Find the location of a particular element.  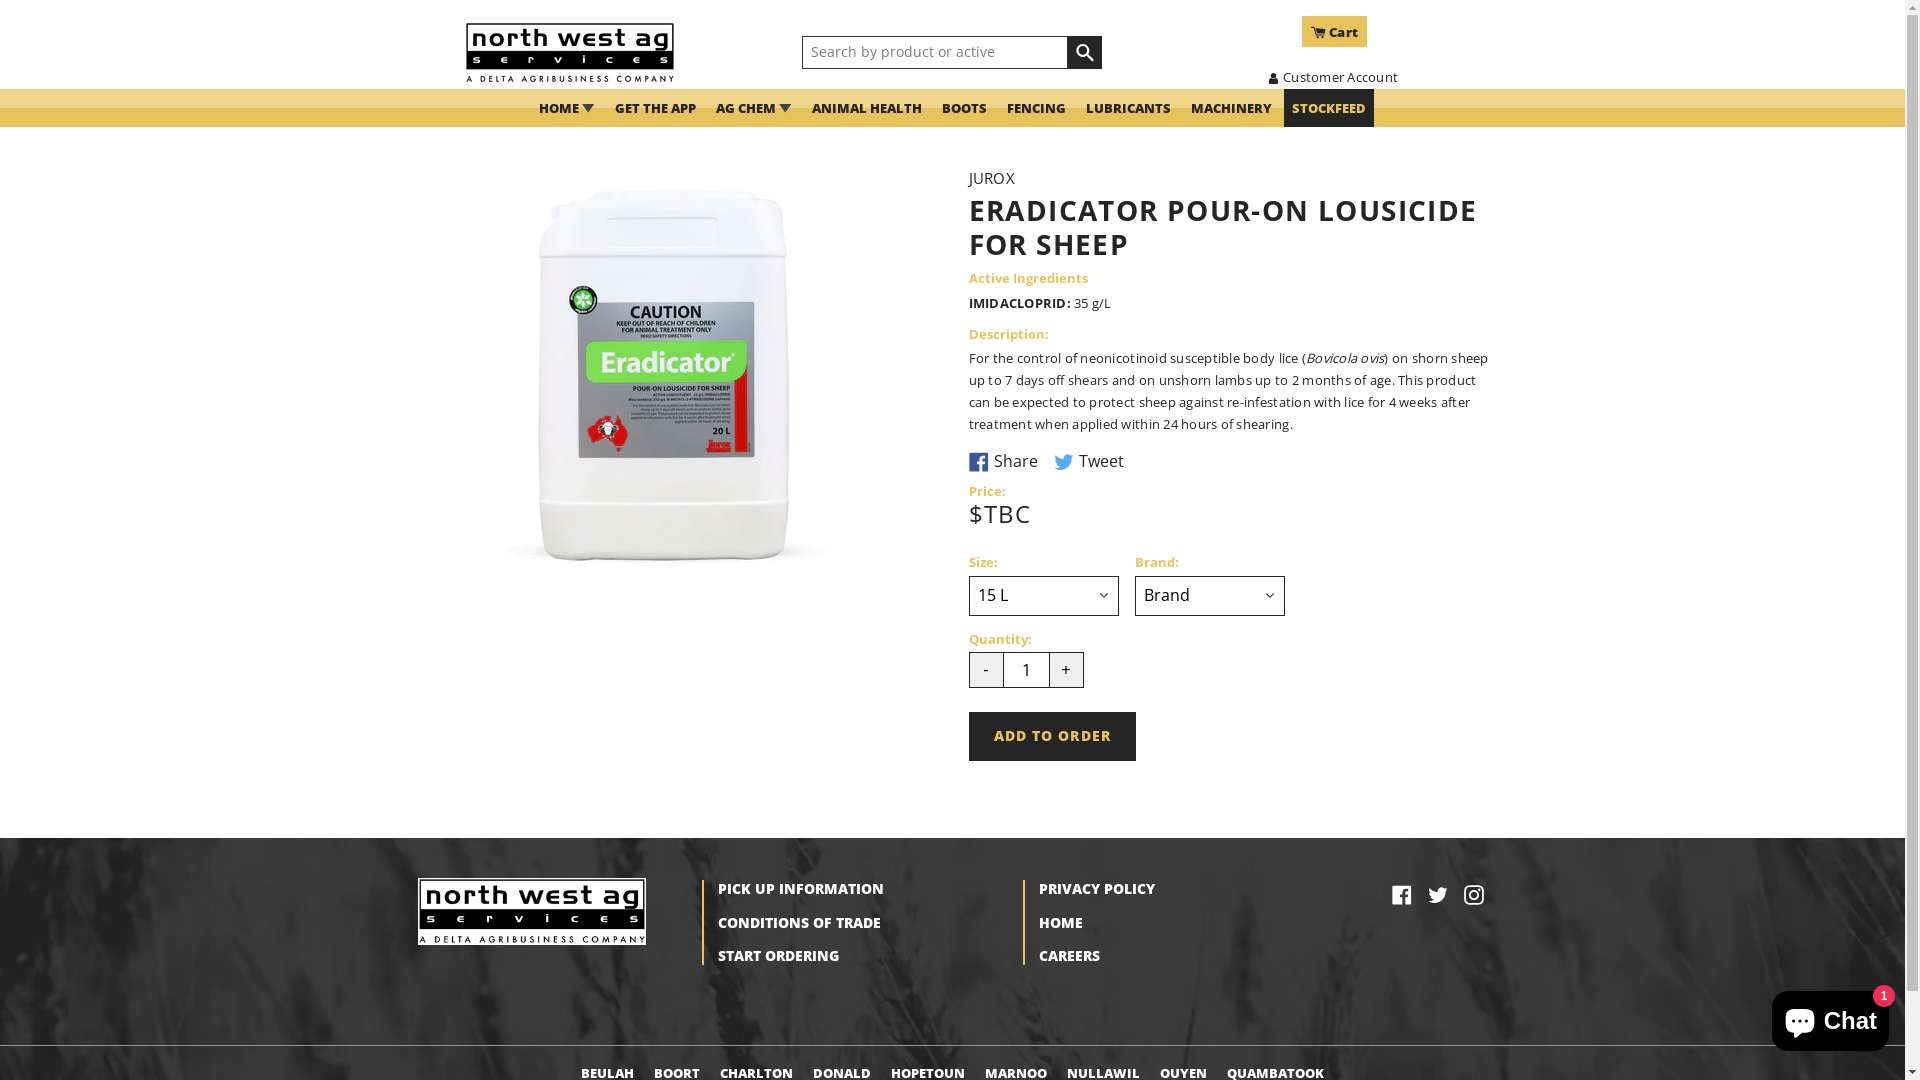

'ADD TO ORDER' is located at coordinates (1050, 736).